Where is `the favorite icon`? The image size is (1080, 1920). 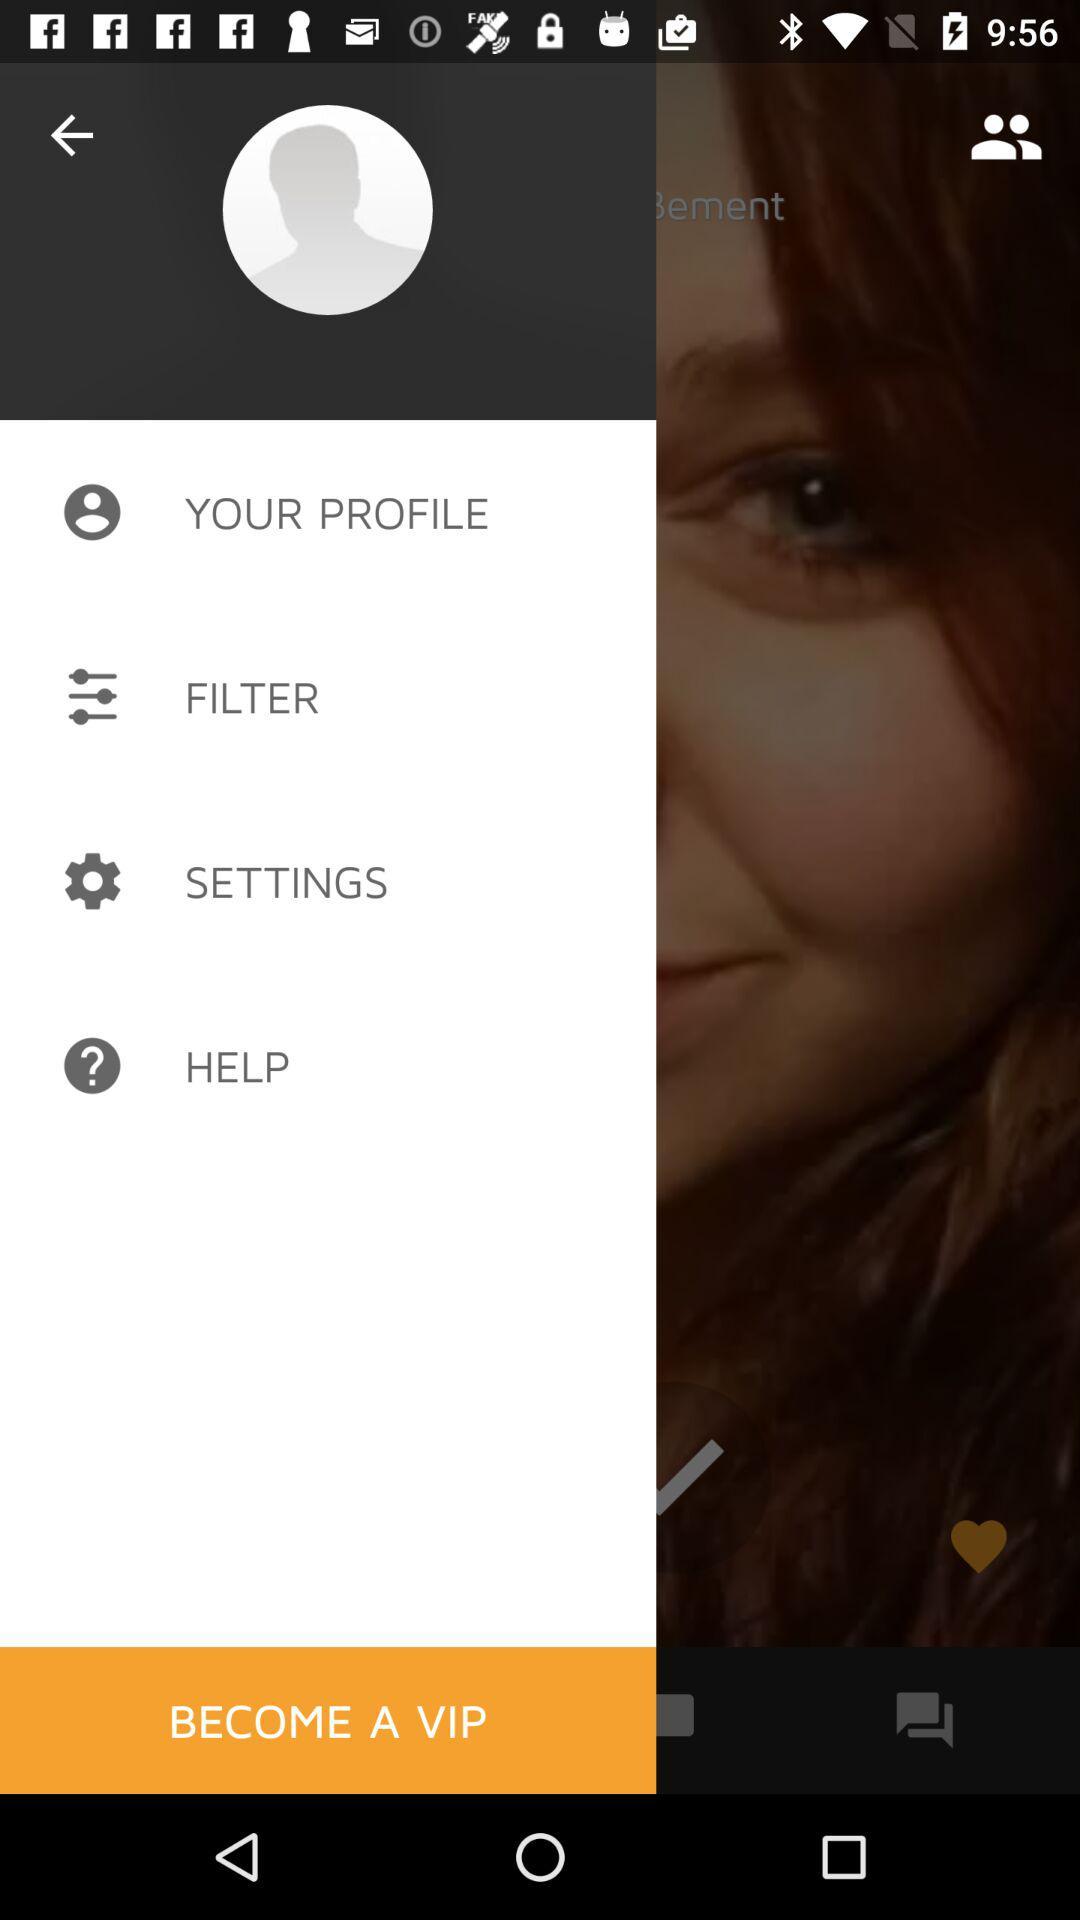
the favorite icon is located at coordinates (977, 1545).